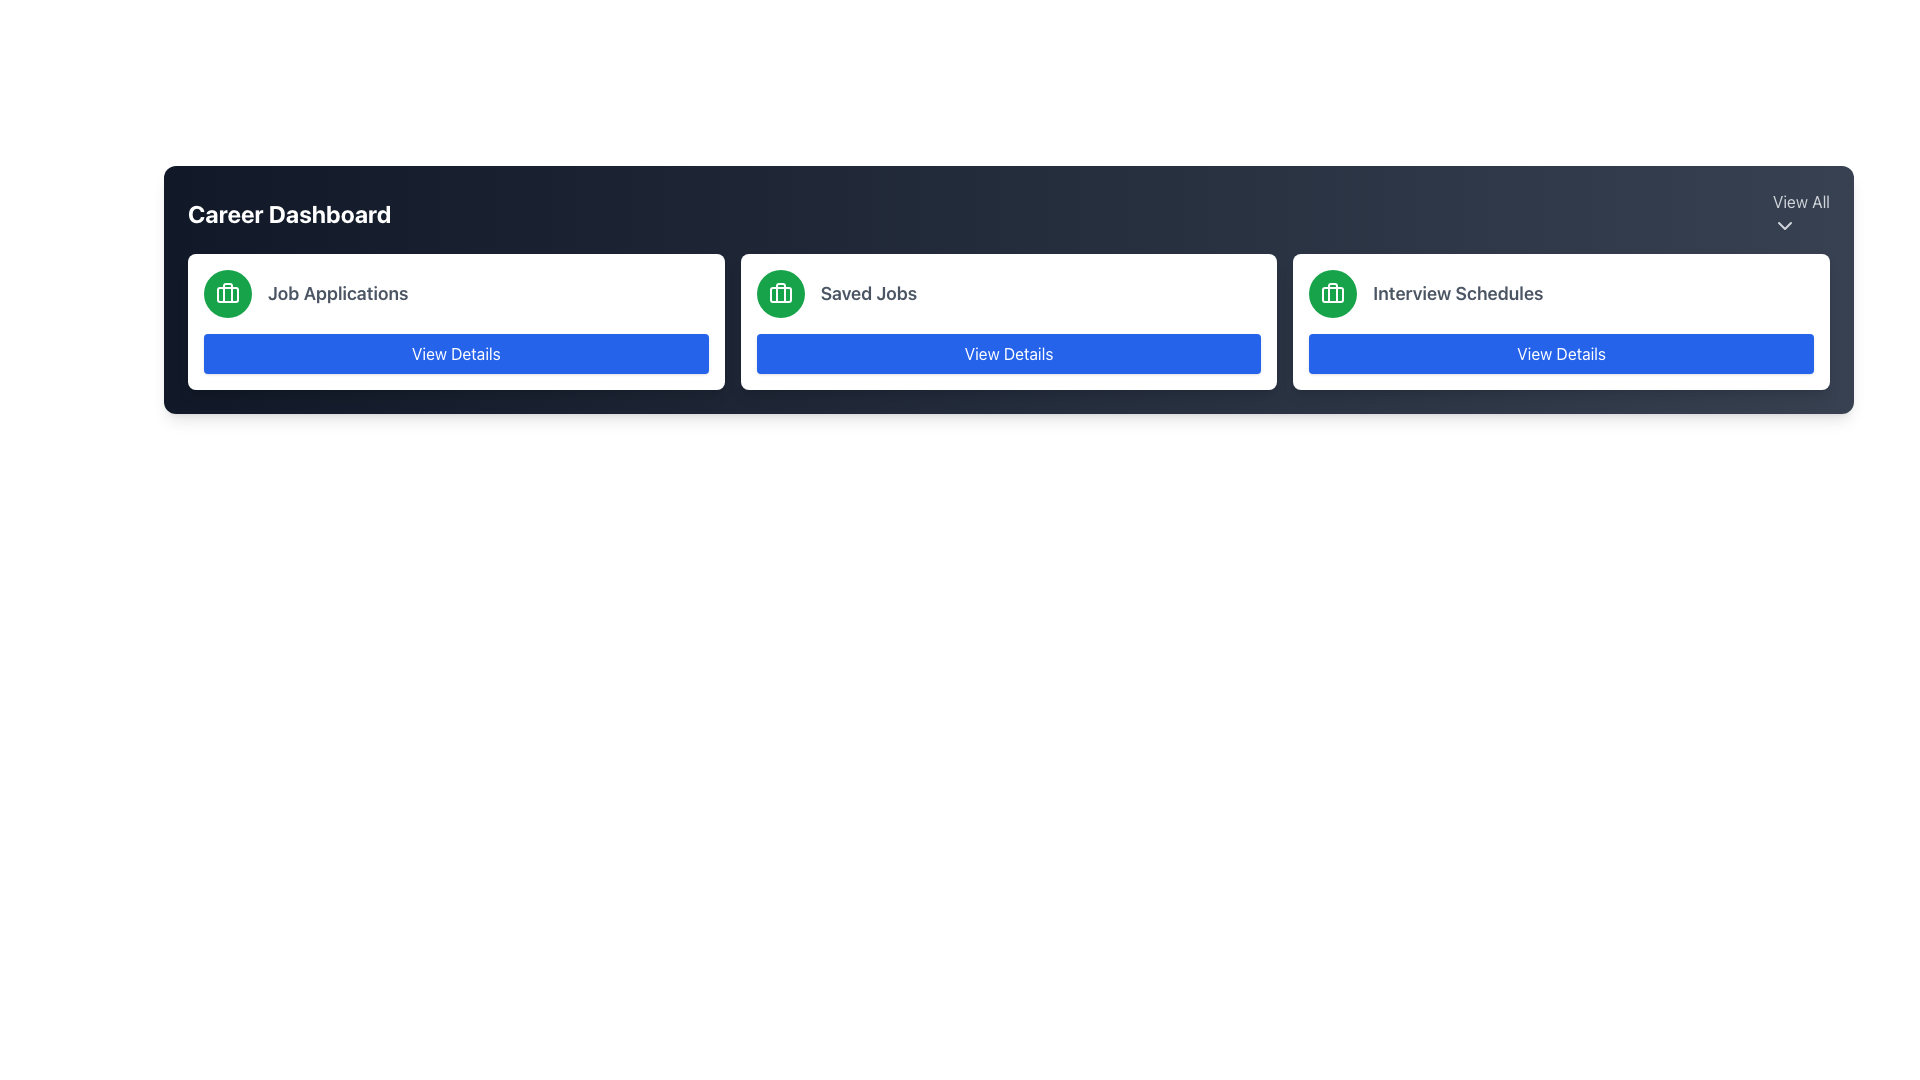 This screenshot has height=1080, width=1920. I want to click on the briefcase icon with a green circular background in the 'Interview Schedules' section, so click(1333, 293).